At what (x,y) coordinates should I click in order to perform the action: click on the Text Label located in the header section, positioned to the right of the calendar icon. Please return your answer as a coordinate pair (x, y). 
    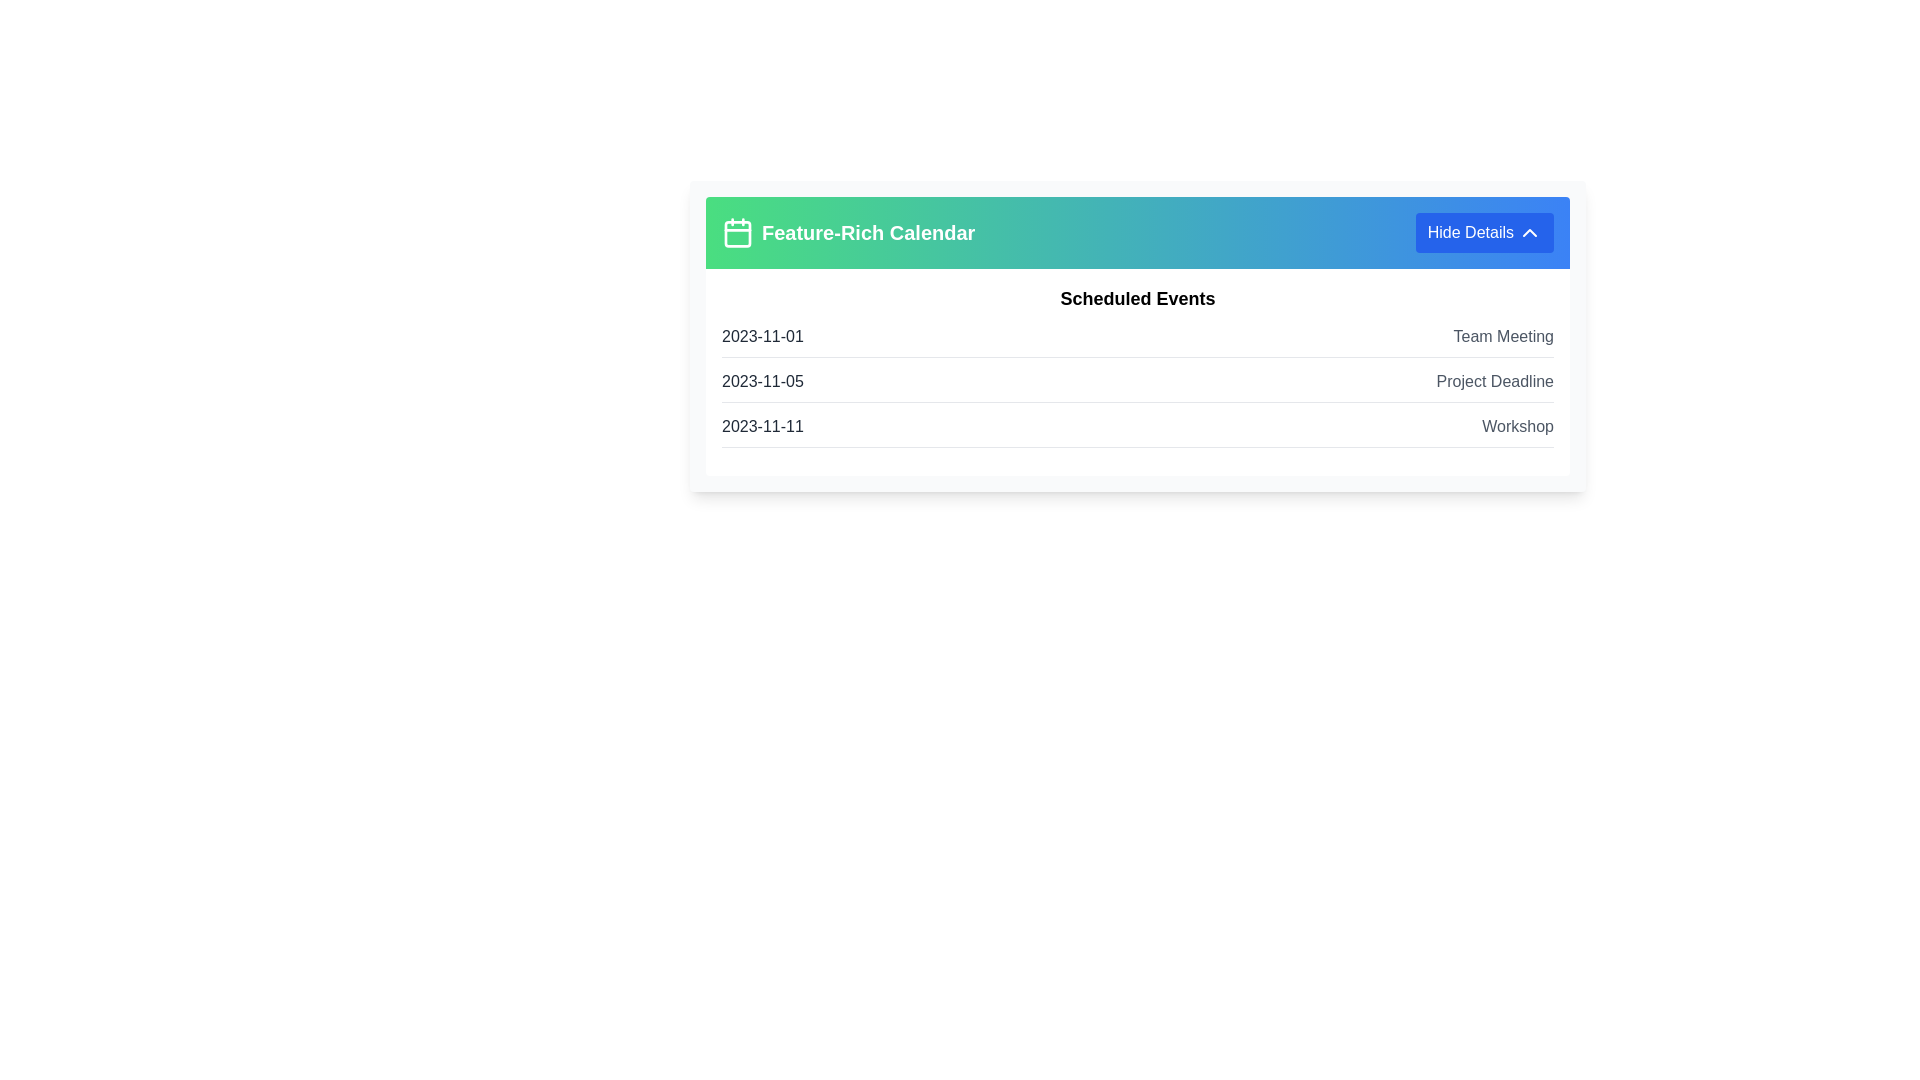
    Looking at the image, I should click on (868, 231).